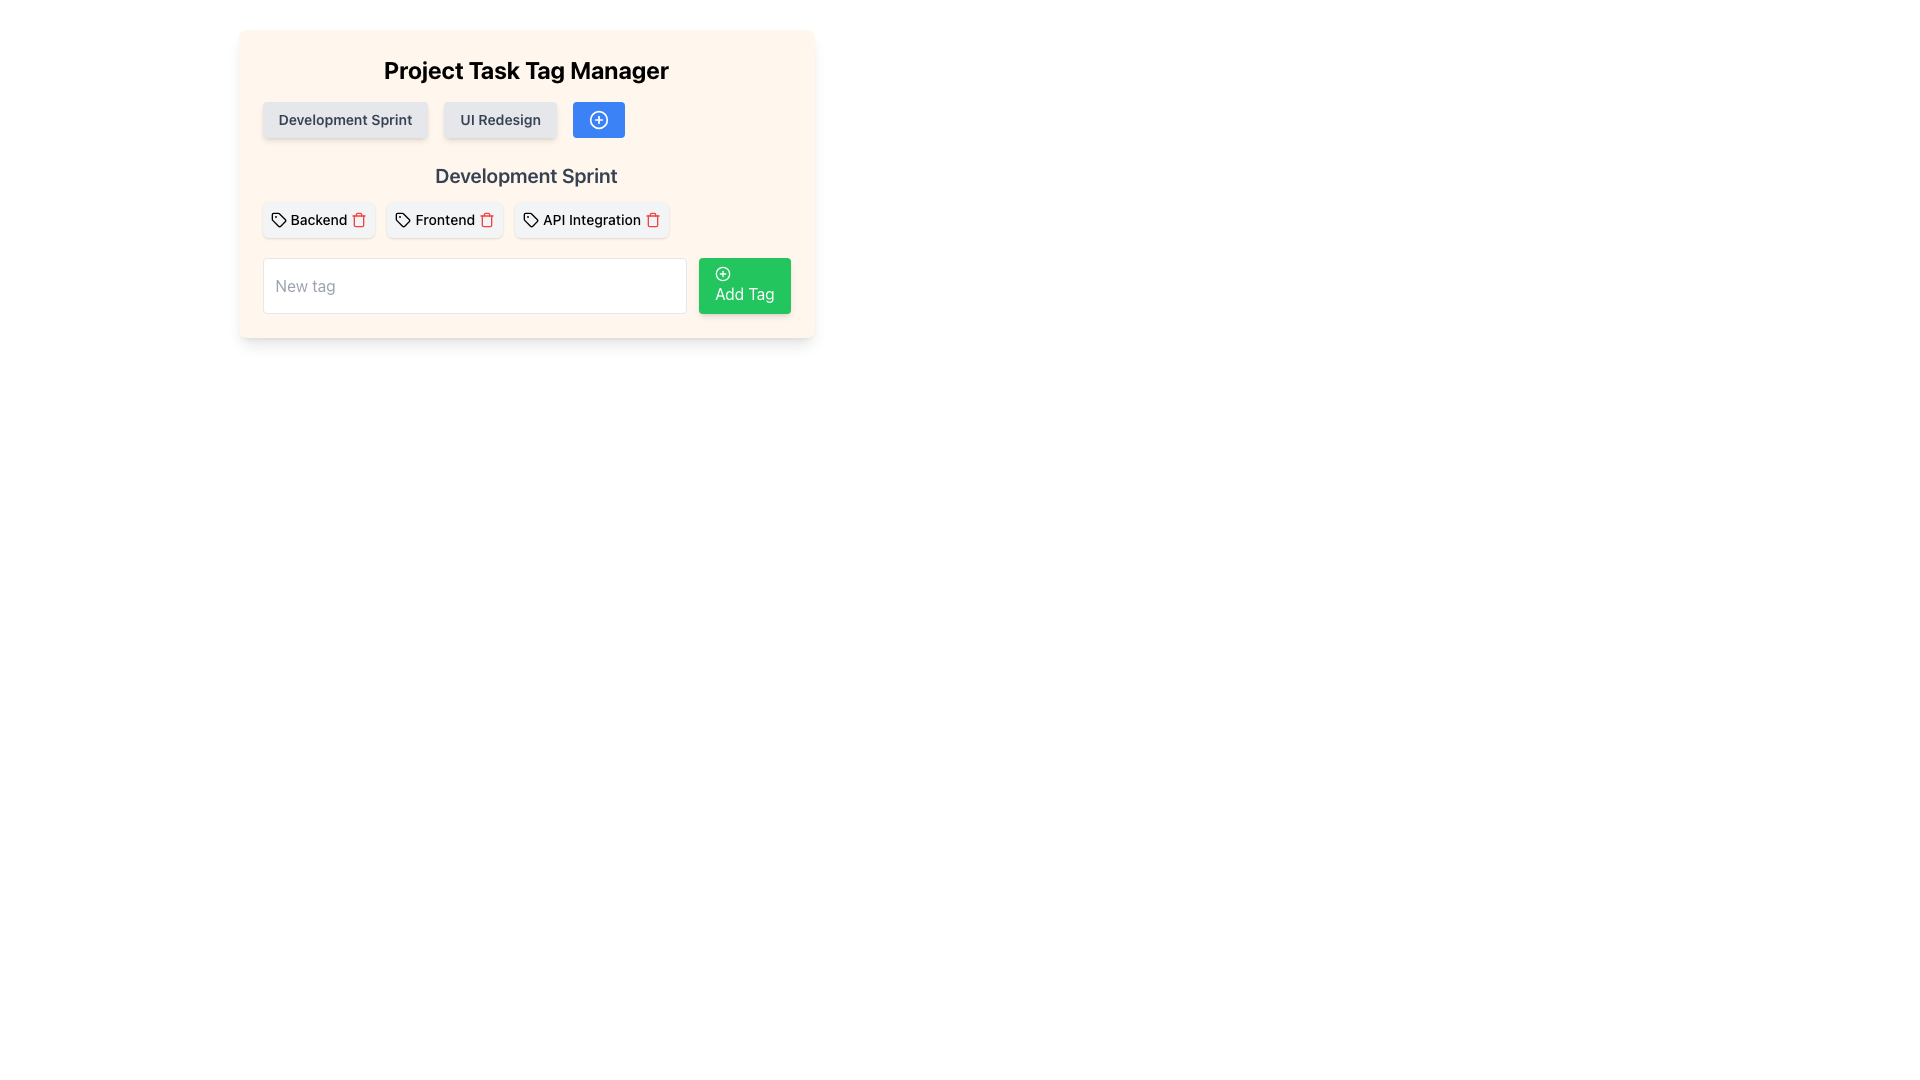  Describe the element at coordinates (359, 219) in the screenshot. I see `the red trash can icon button located to the right of the 'Backend' tag within the 'Development Sprint' section` at that location.